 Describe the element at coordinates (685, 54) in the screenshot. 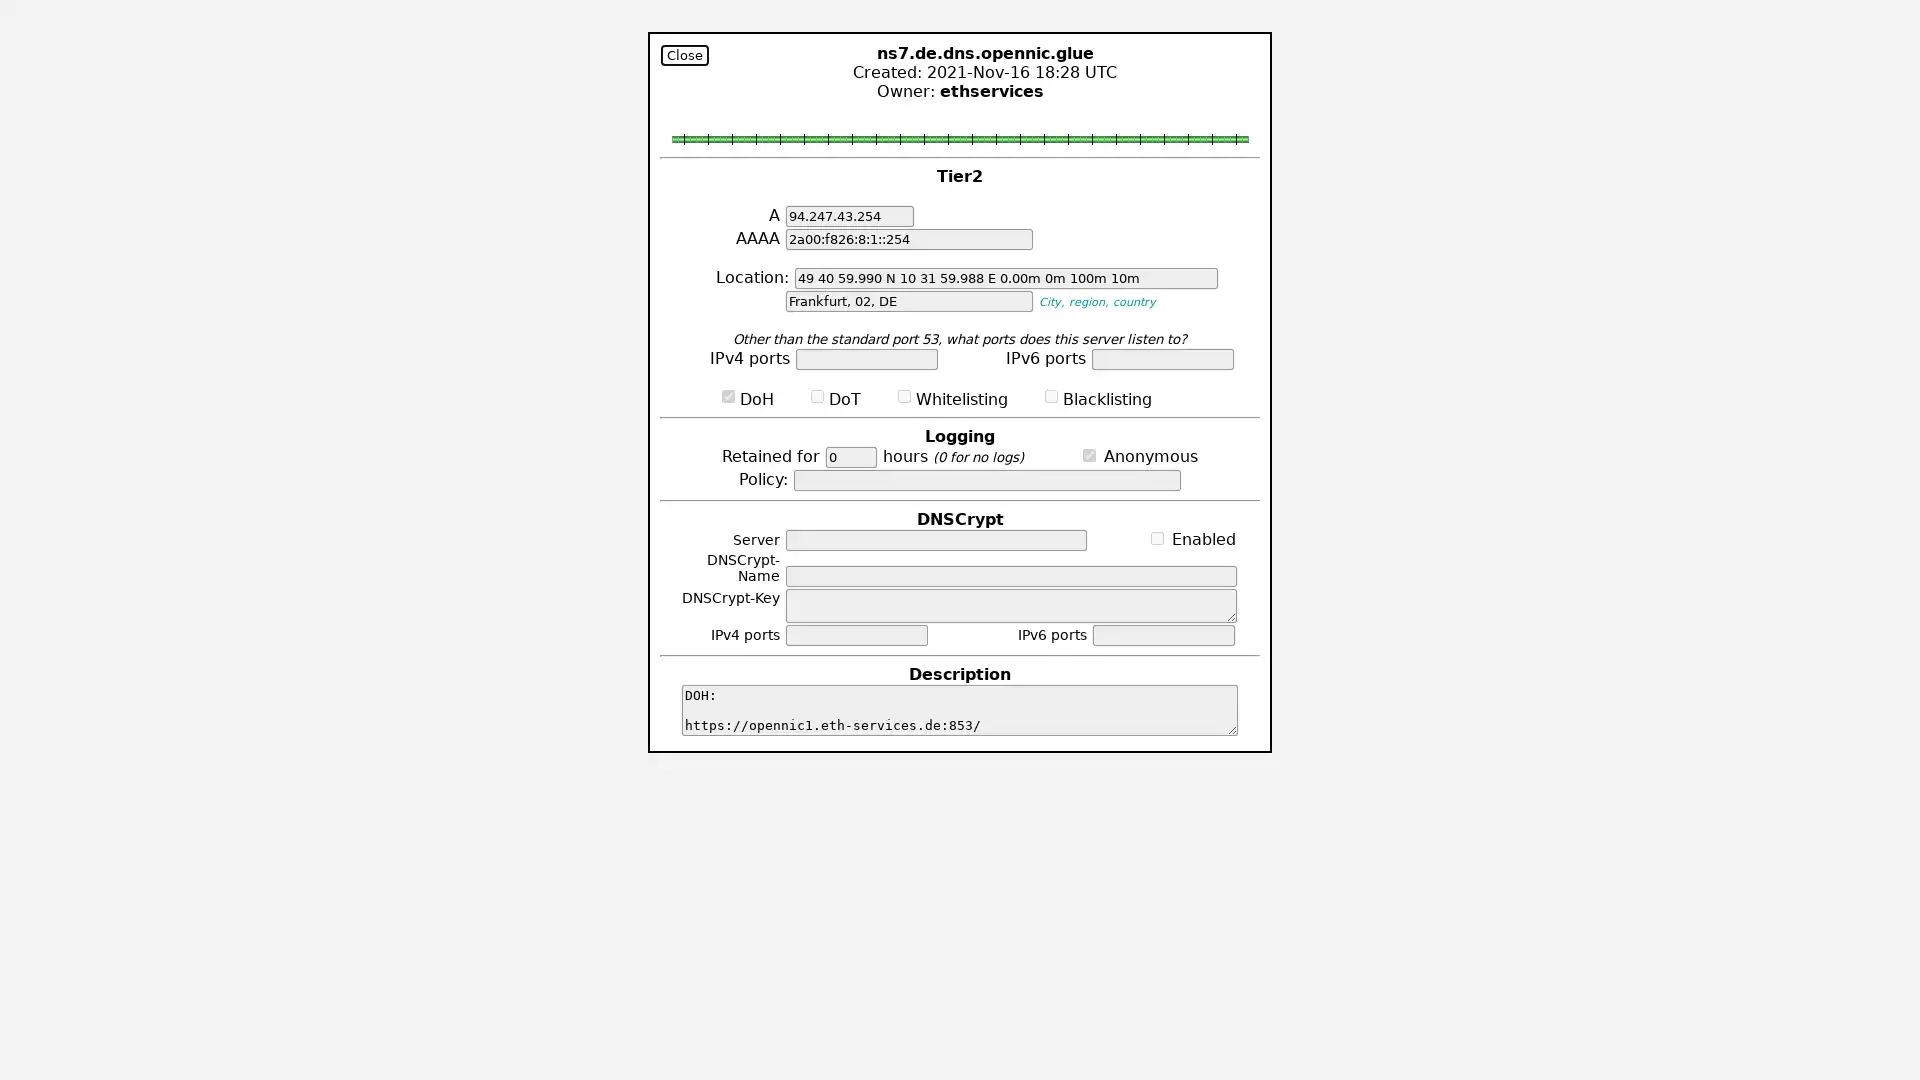

I see `Close` at that location.